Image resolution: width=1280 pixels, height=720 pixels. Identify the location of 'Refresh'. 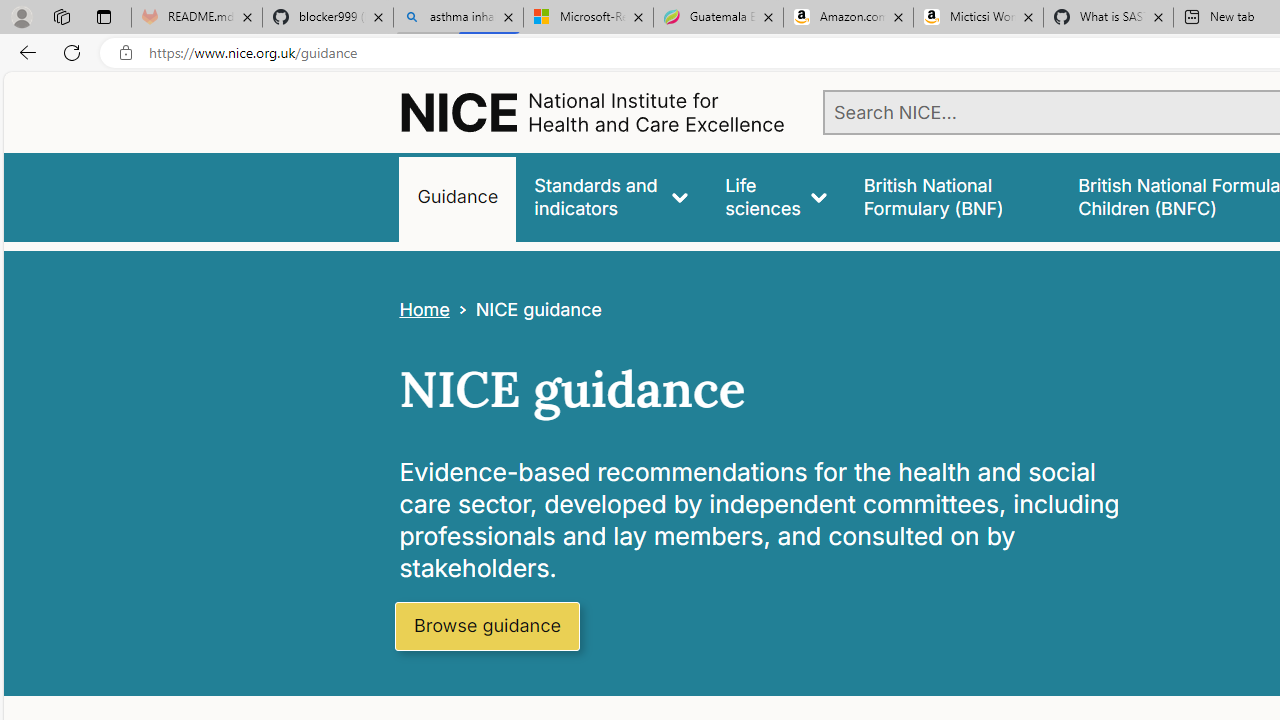
(72, 51).